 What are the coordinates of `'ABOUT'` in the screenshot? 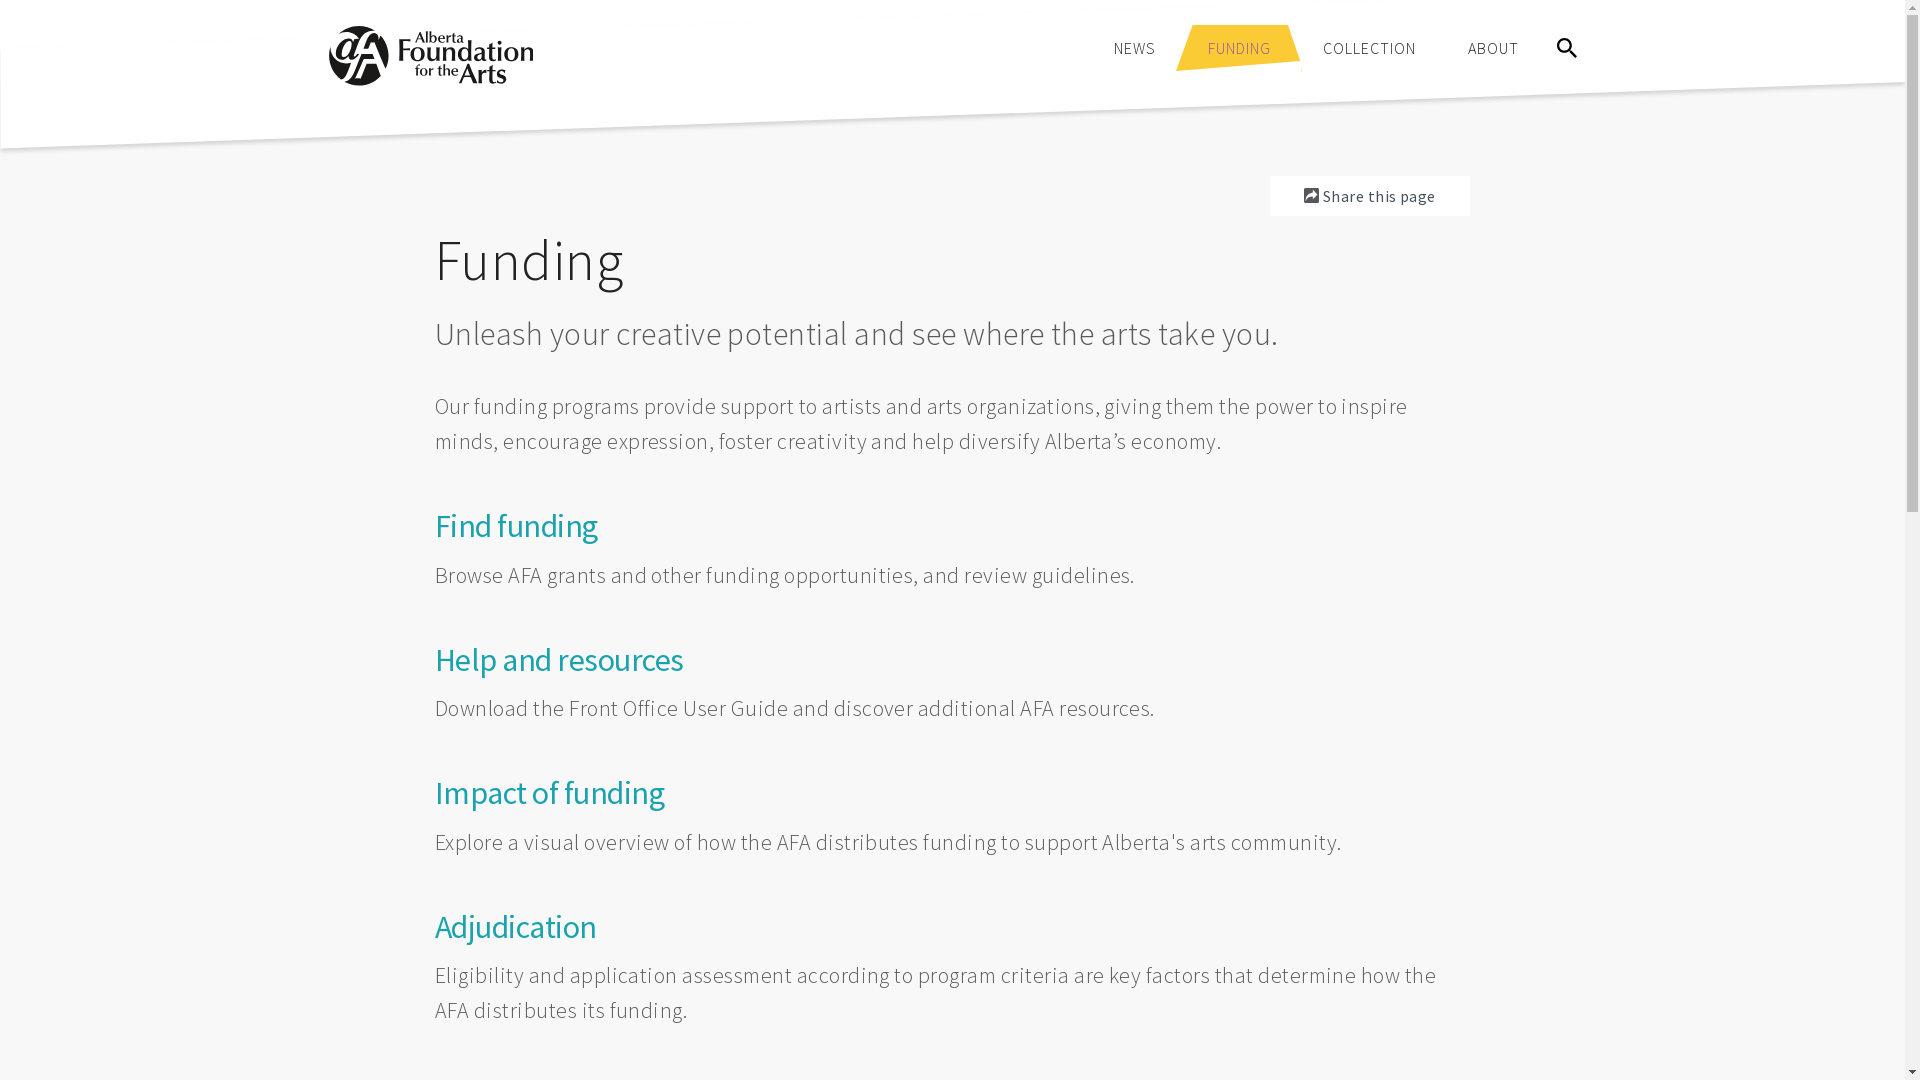 It's located at (1451, 46).